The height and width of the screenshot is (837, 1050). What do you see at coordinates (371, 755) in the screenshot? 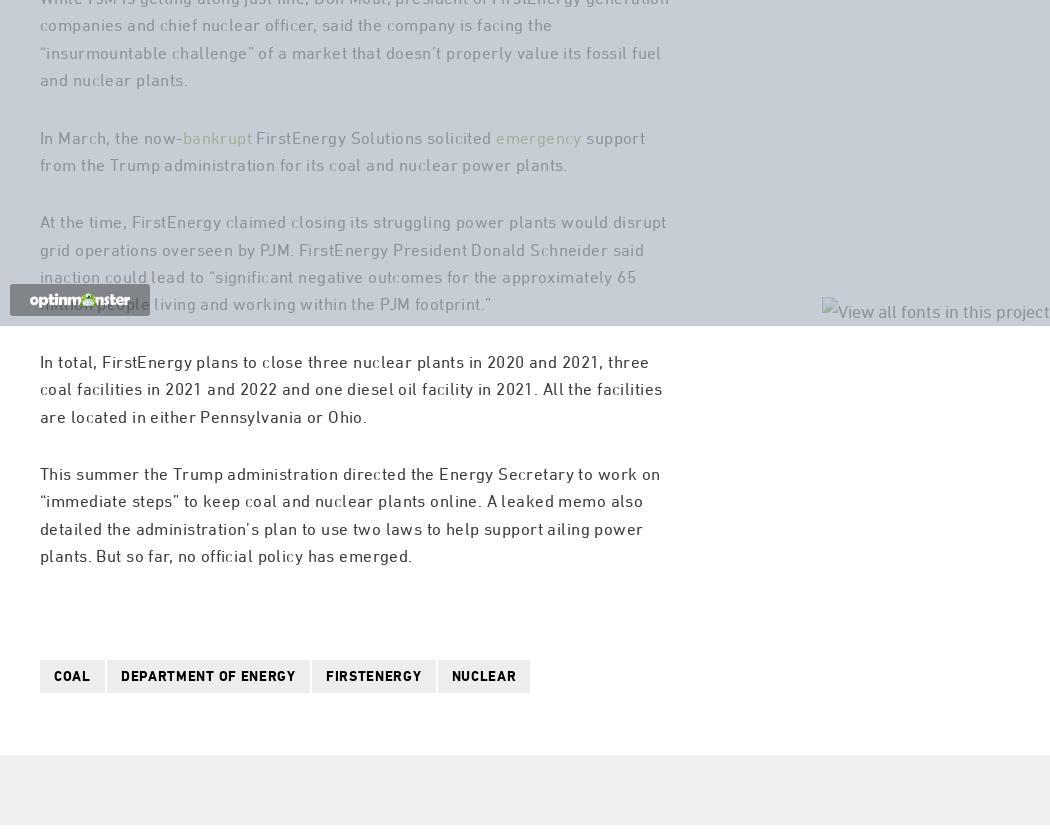
I see `'firstenergy'` at bounding box center [371, 755].